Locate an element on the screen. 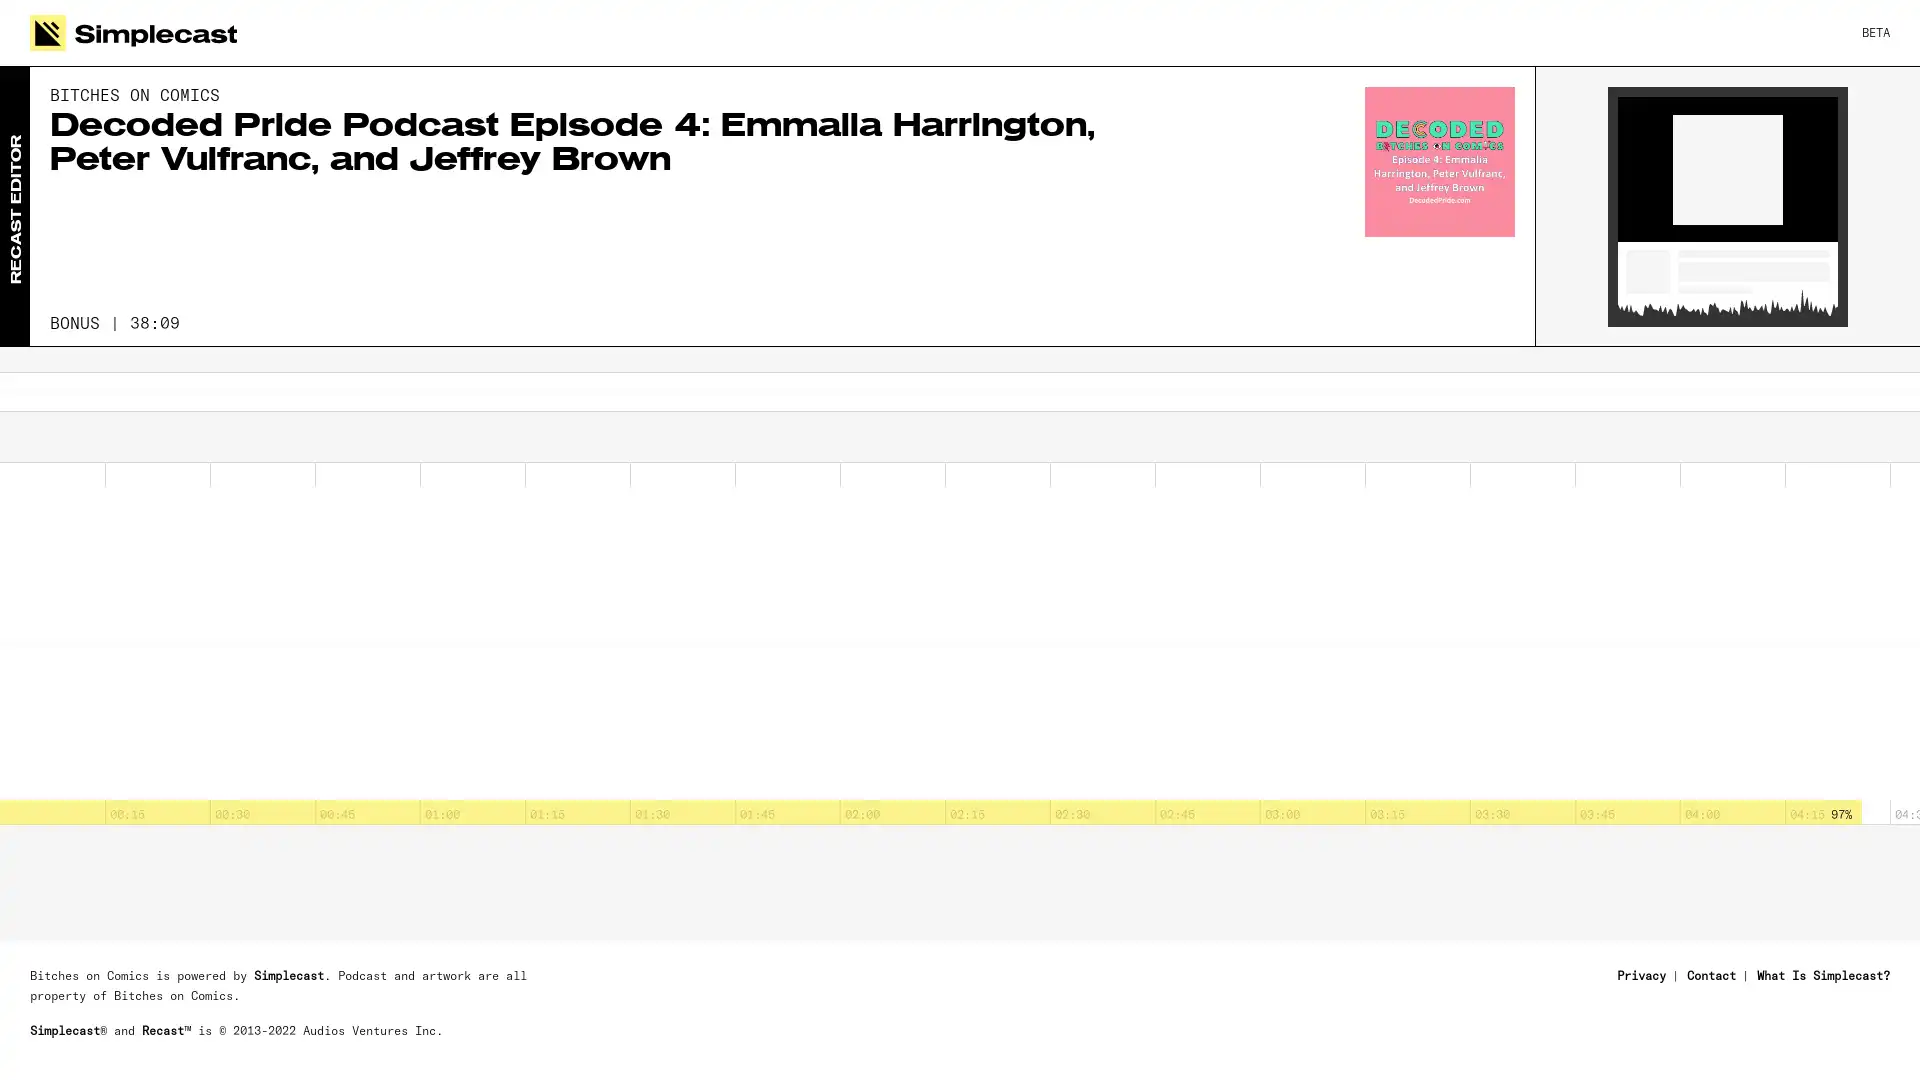 The width and height of the screenshot is (1920, 1080). 30s is located at coordinates (49, 442).